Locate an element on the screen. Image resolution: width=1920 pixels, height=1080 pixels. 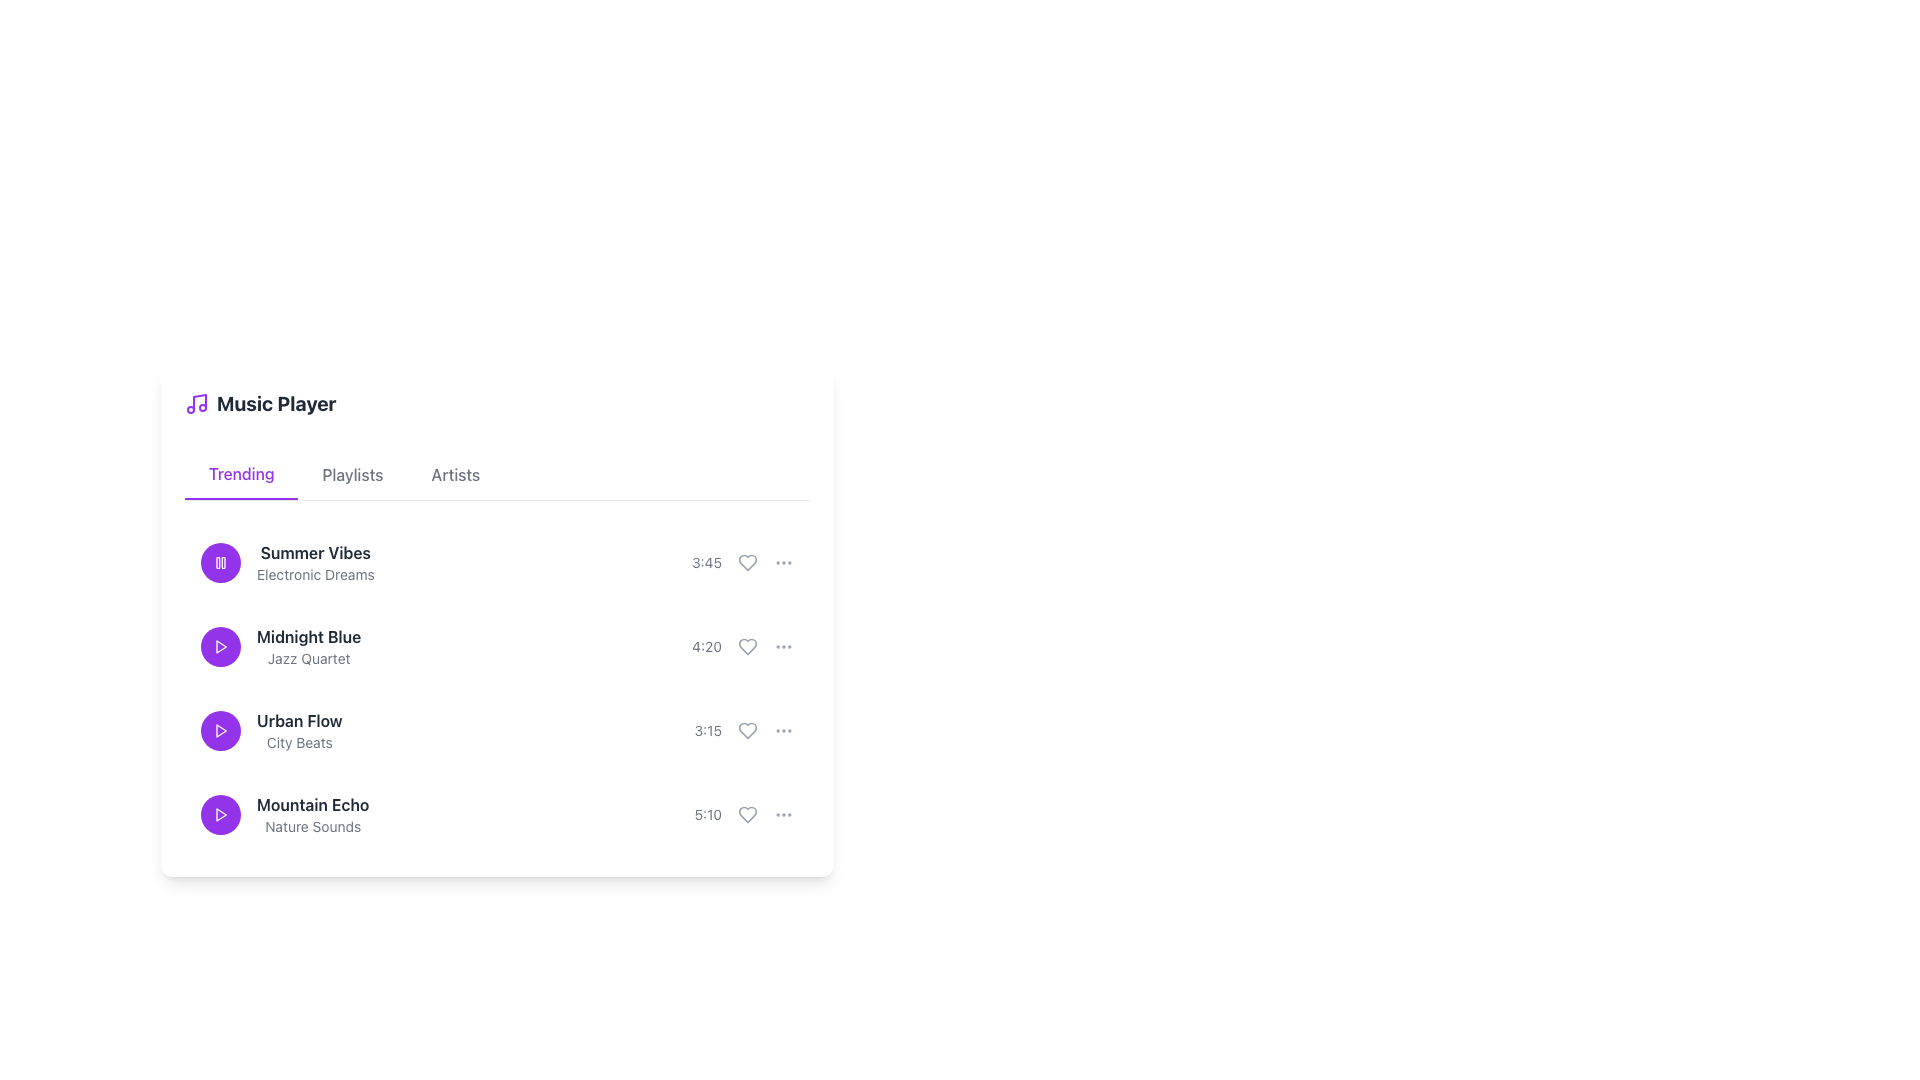
the text label identifying the name of a music track or playlist in the first row under the 'Trending' tab of the music player interface is located at coordinates (314, 552).